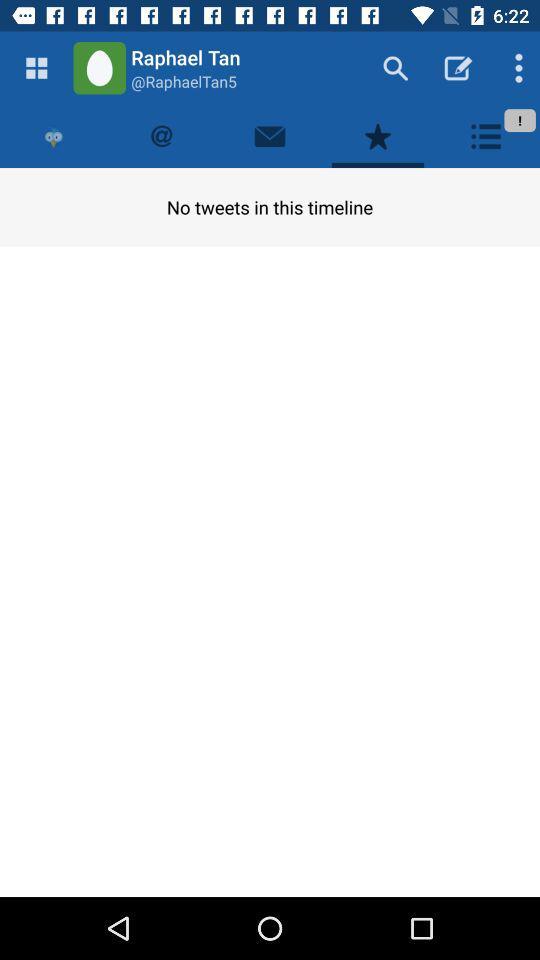 The image size is (540, 960). I want to click on replies, so click(161, 135).